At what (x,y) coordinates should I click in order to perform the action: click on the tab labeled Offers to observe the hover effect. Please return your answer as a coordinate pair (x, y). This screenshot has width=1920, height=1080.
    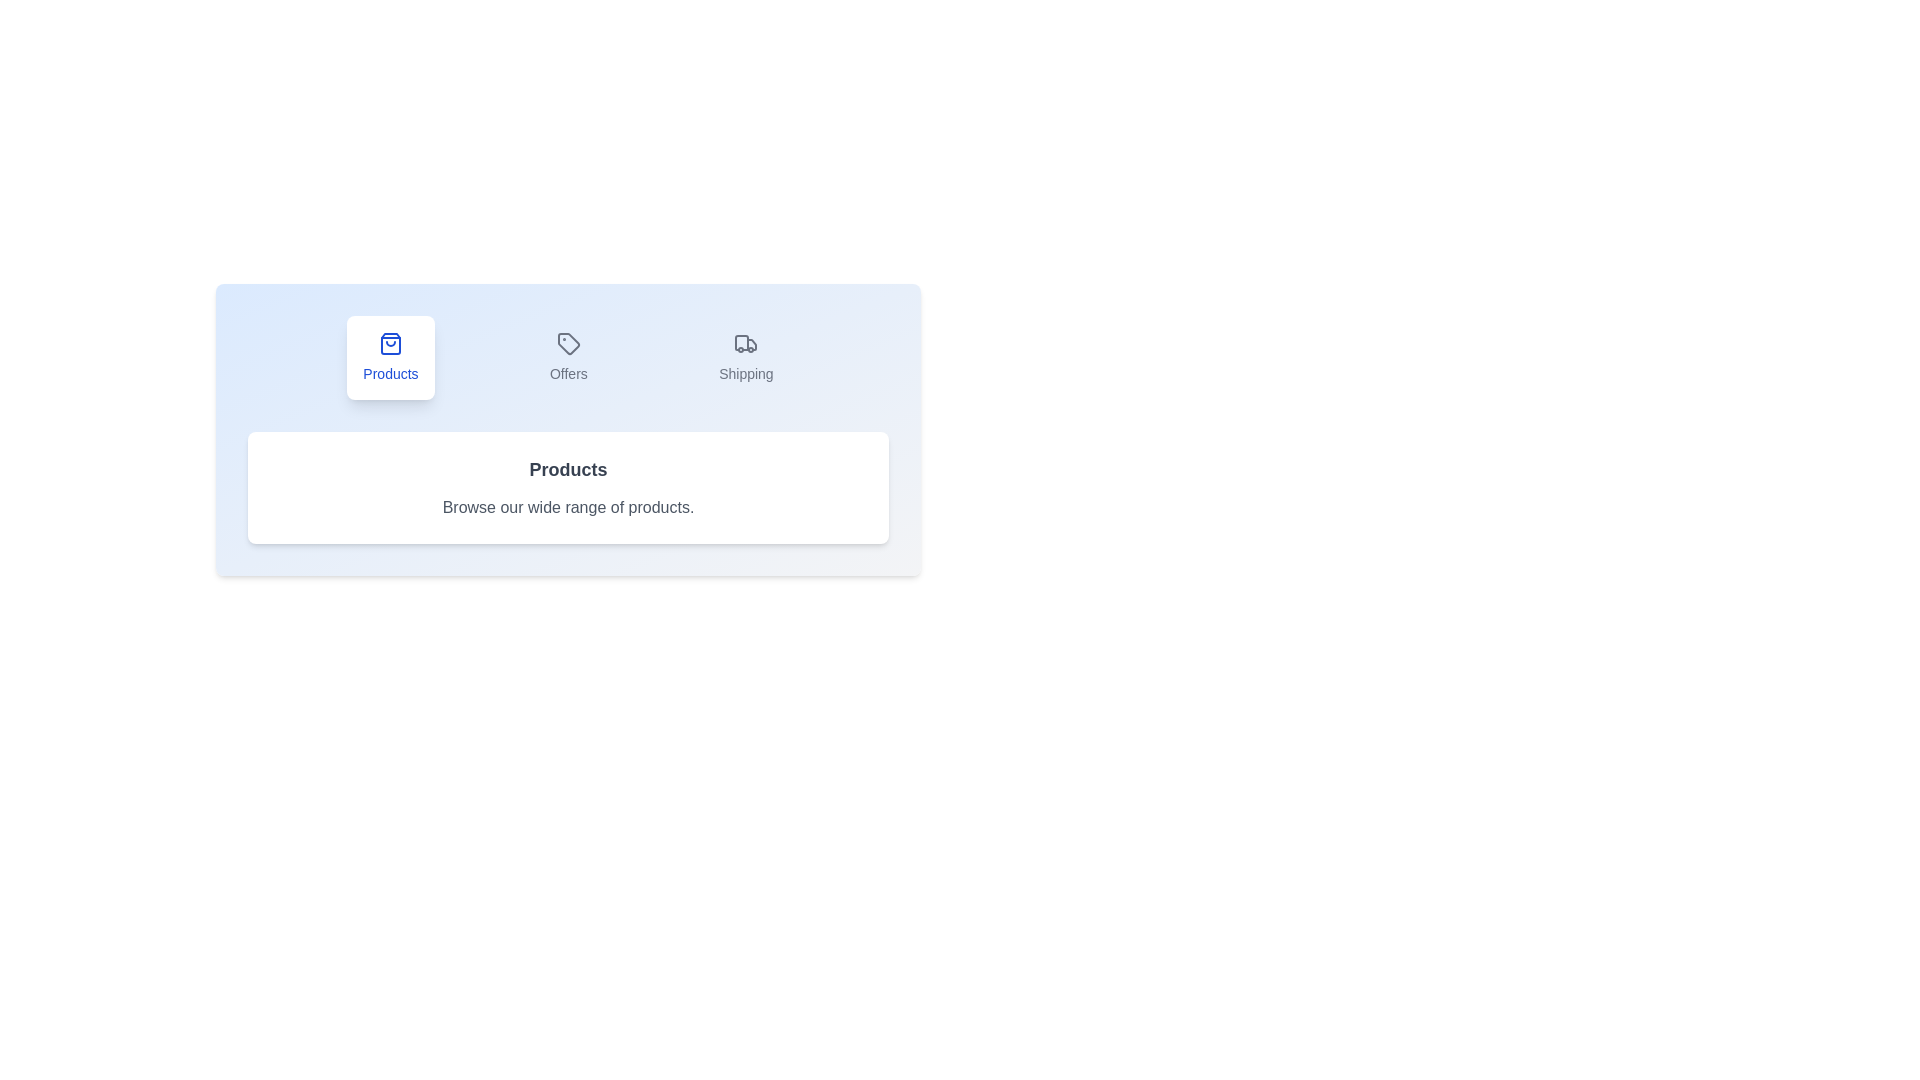
    Looking at the image, I should click on (567, 357).